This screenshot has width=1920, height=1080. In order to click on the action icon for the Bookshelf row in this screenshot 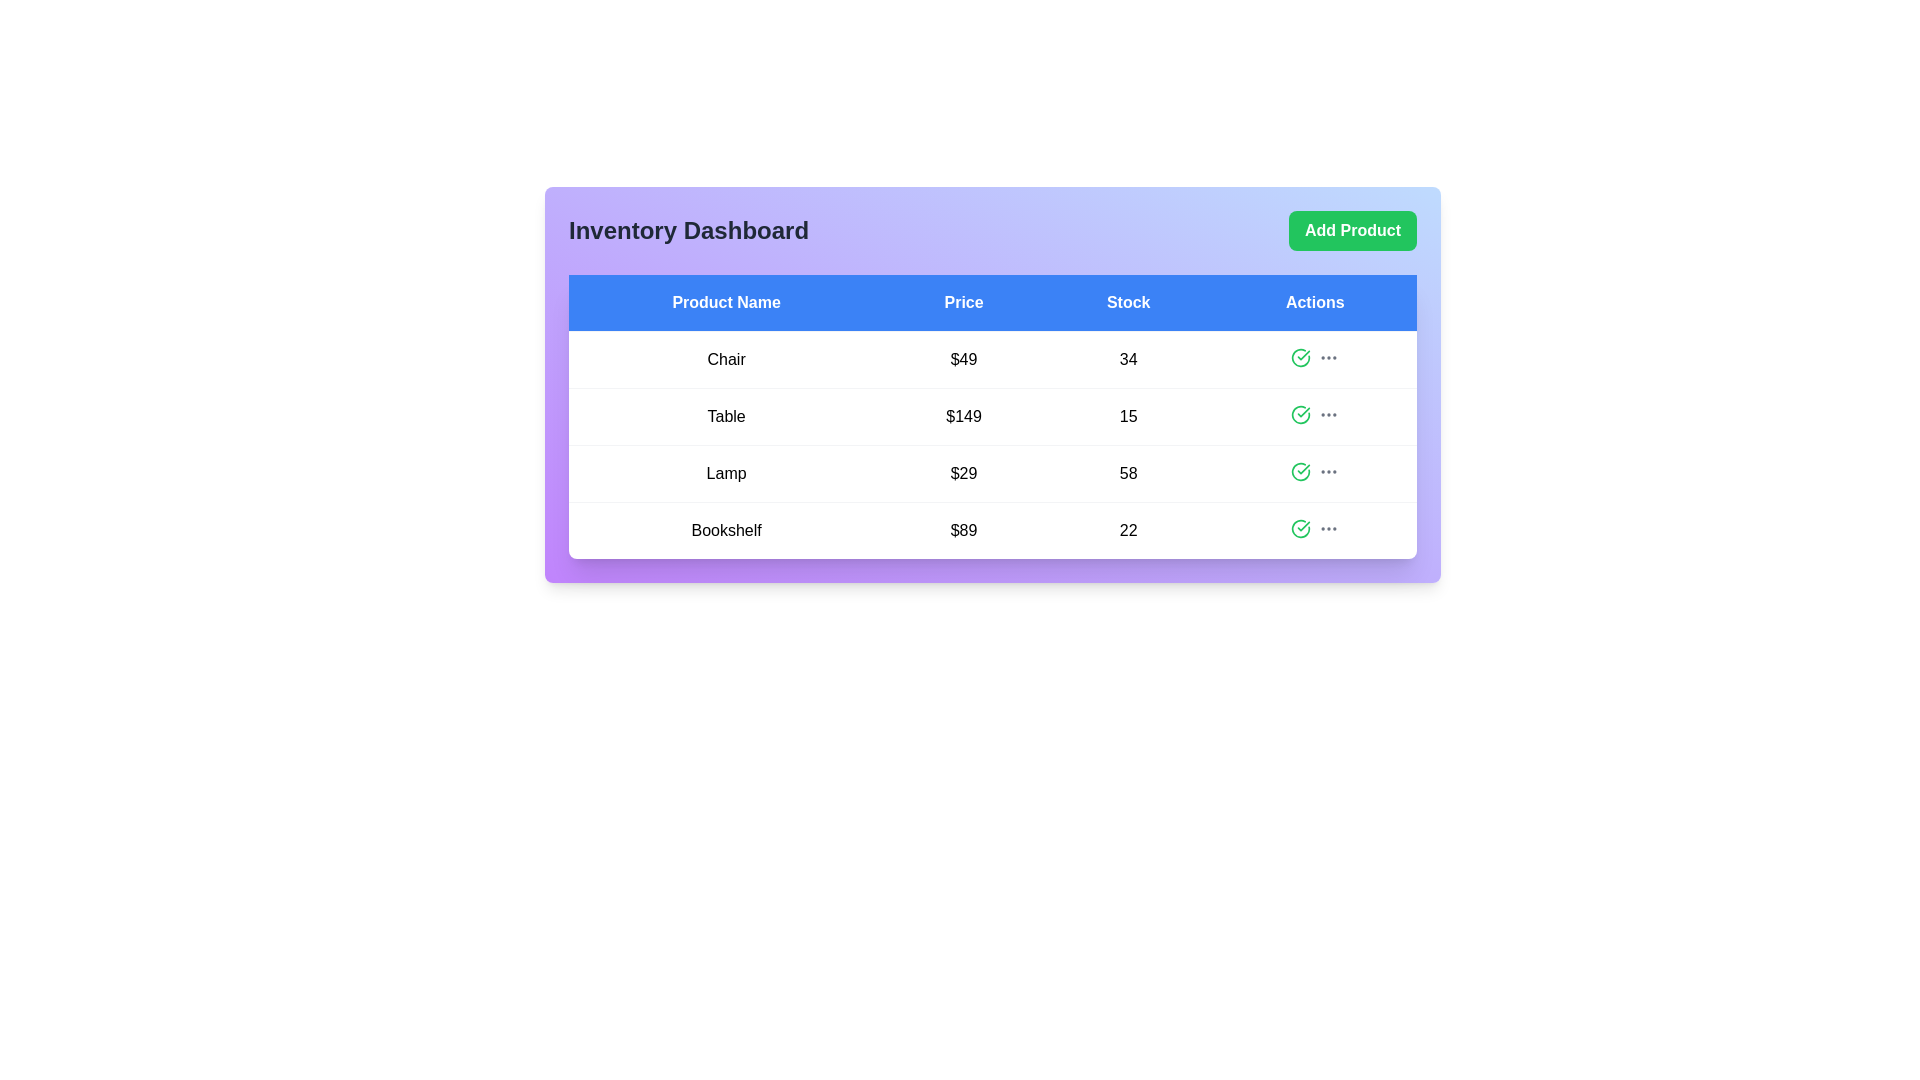, I will do `click(1300, 527)`.